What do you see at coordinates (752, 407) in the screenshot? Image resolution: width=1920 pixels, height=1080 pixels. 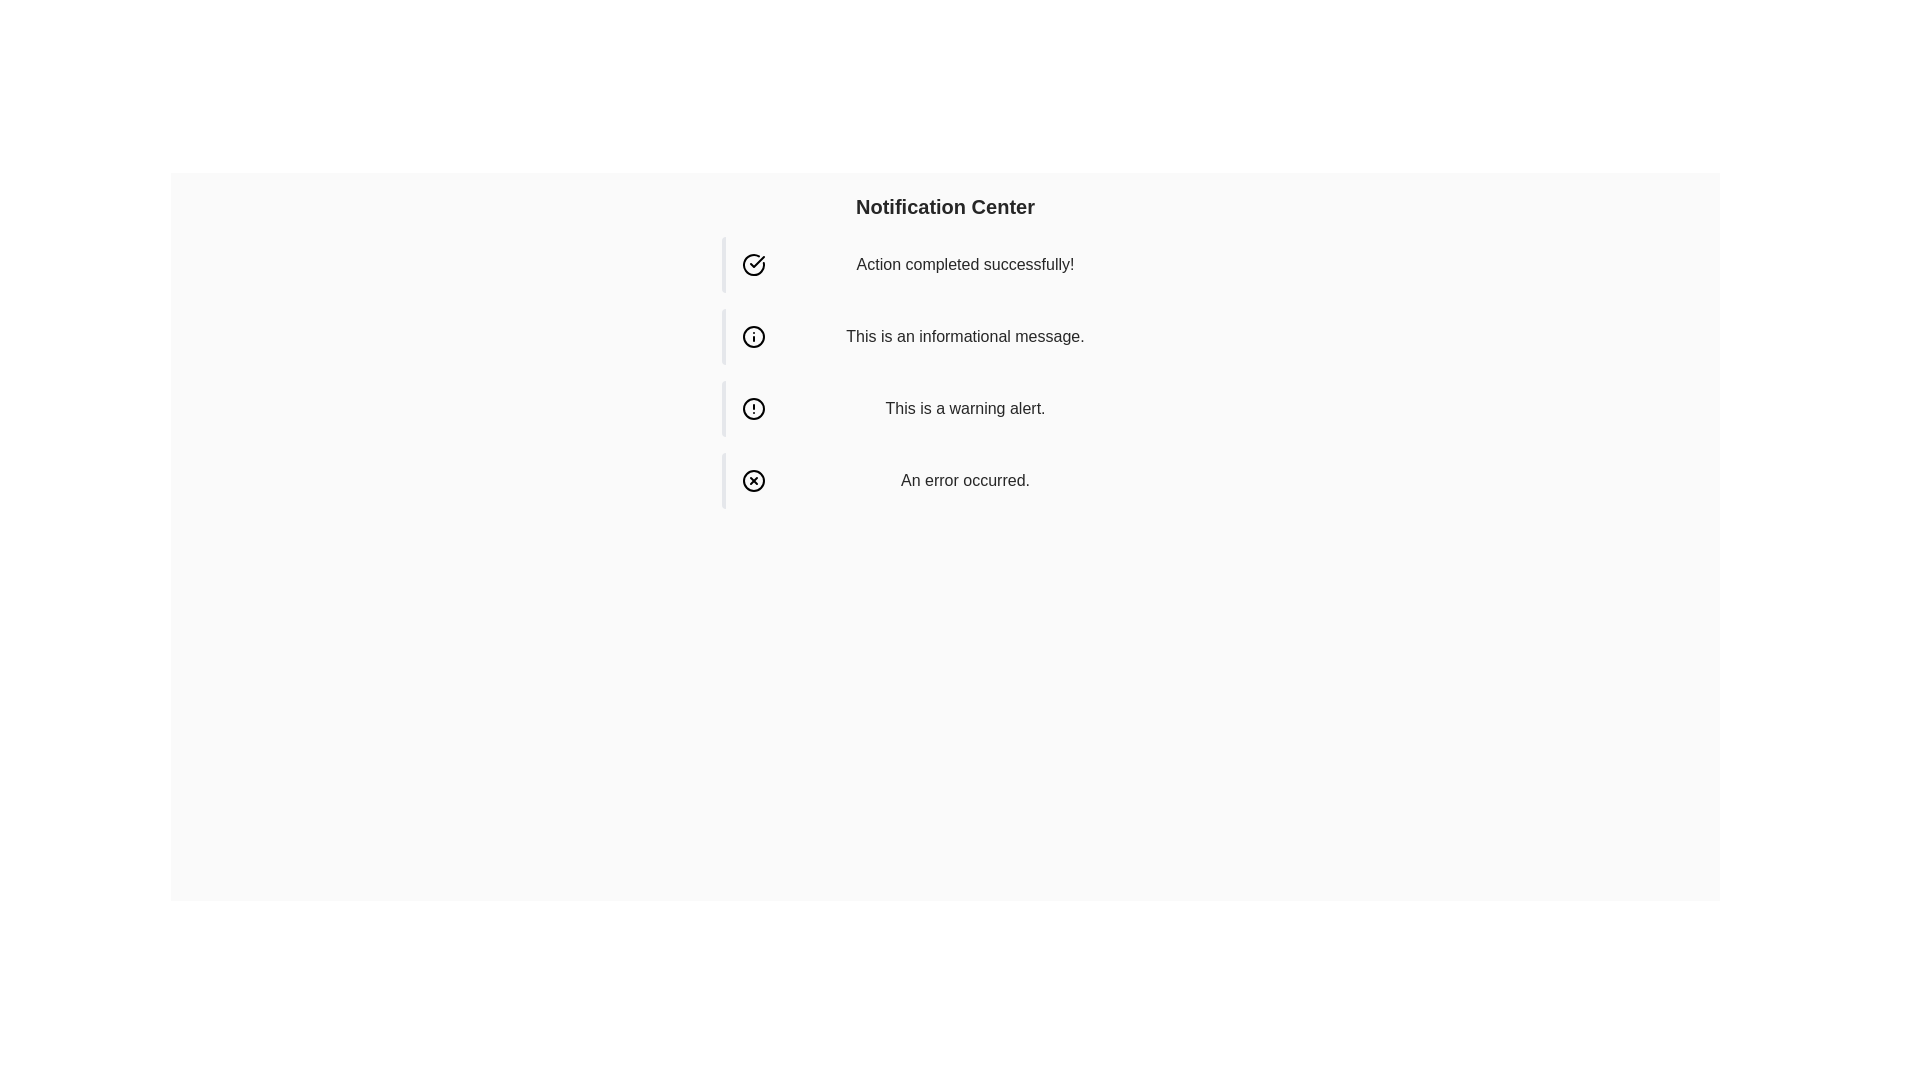 I see `the warning icon located to the left of the notification block containing the text 'This is a warning alert.'` at bounding box center [752, 407].